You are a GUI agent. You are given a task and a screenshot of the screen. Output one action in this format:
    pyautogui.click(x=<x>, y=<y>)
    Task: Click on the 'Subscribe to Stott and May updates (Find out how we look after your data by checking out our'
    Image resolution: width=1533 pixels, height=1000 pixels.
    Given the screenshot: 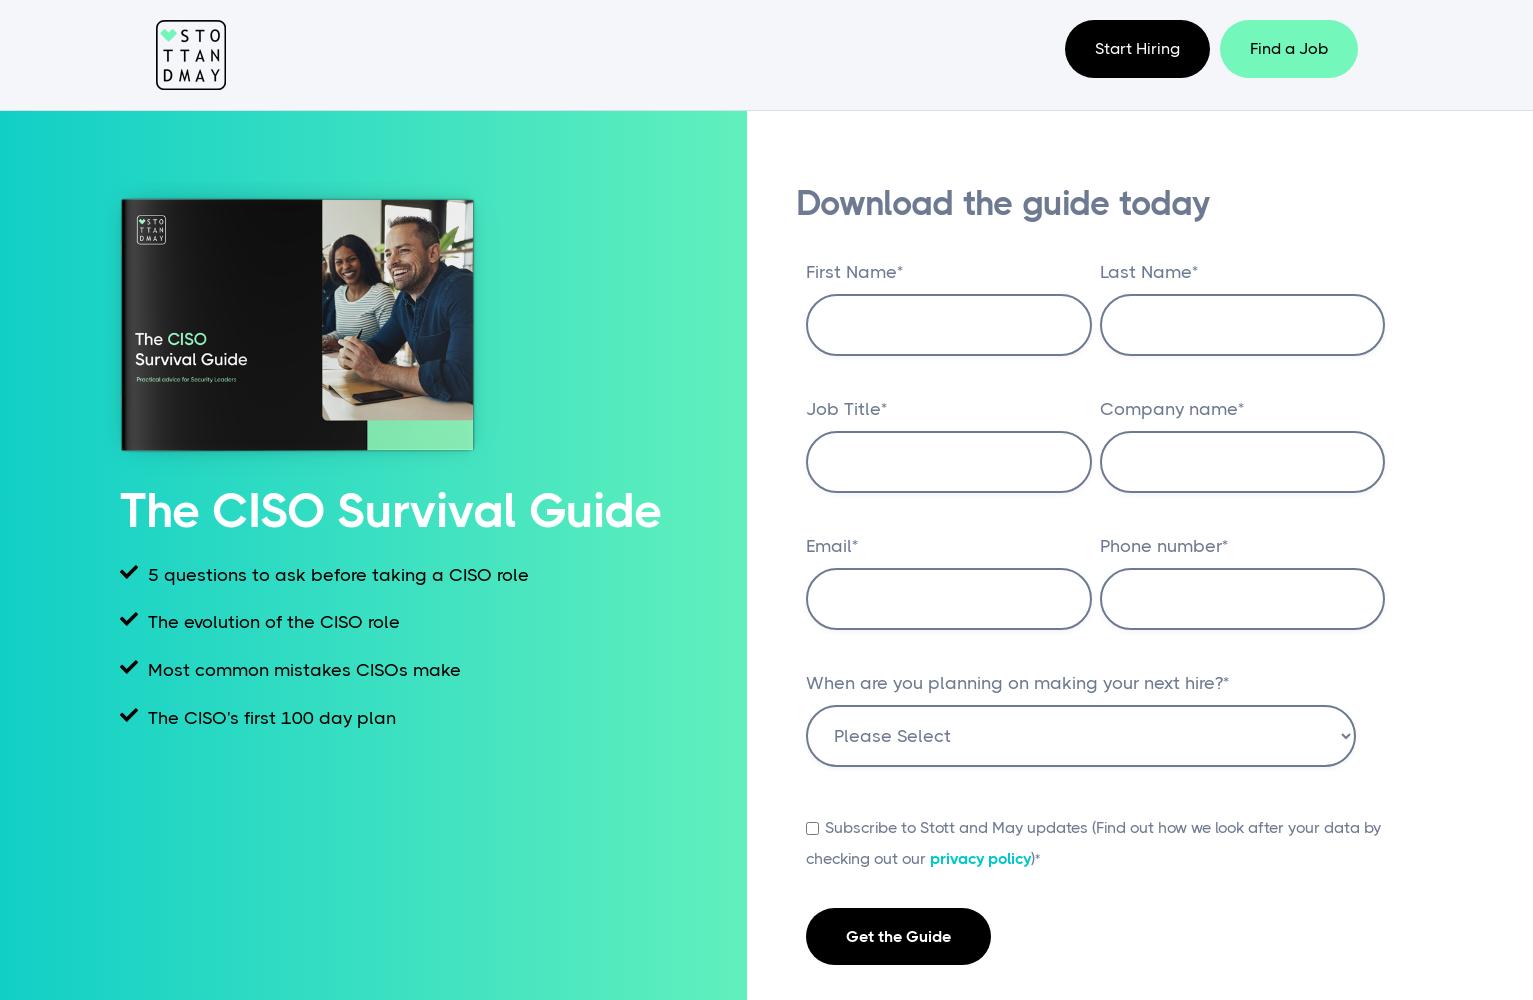 What is the action you would take?
    pyautogui.click(x=1092, y=842)
    